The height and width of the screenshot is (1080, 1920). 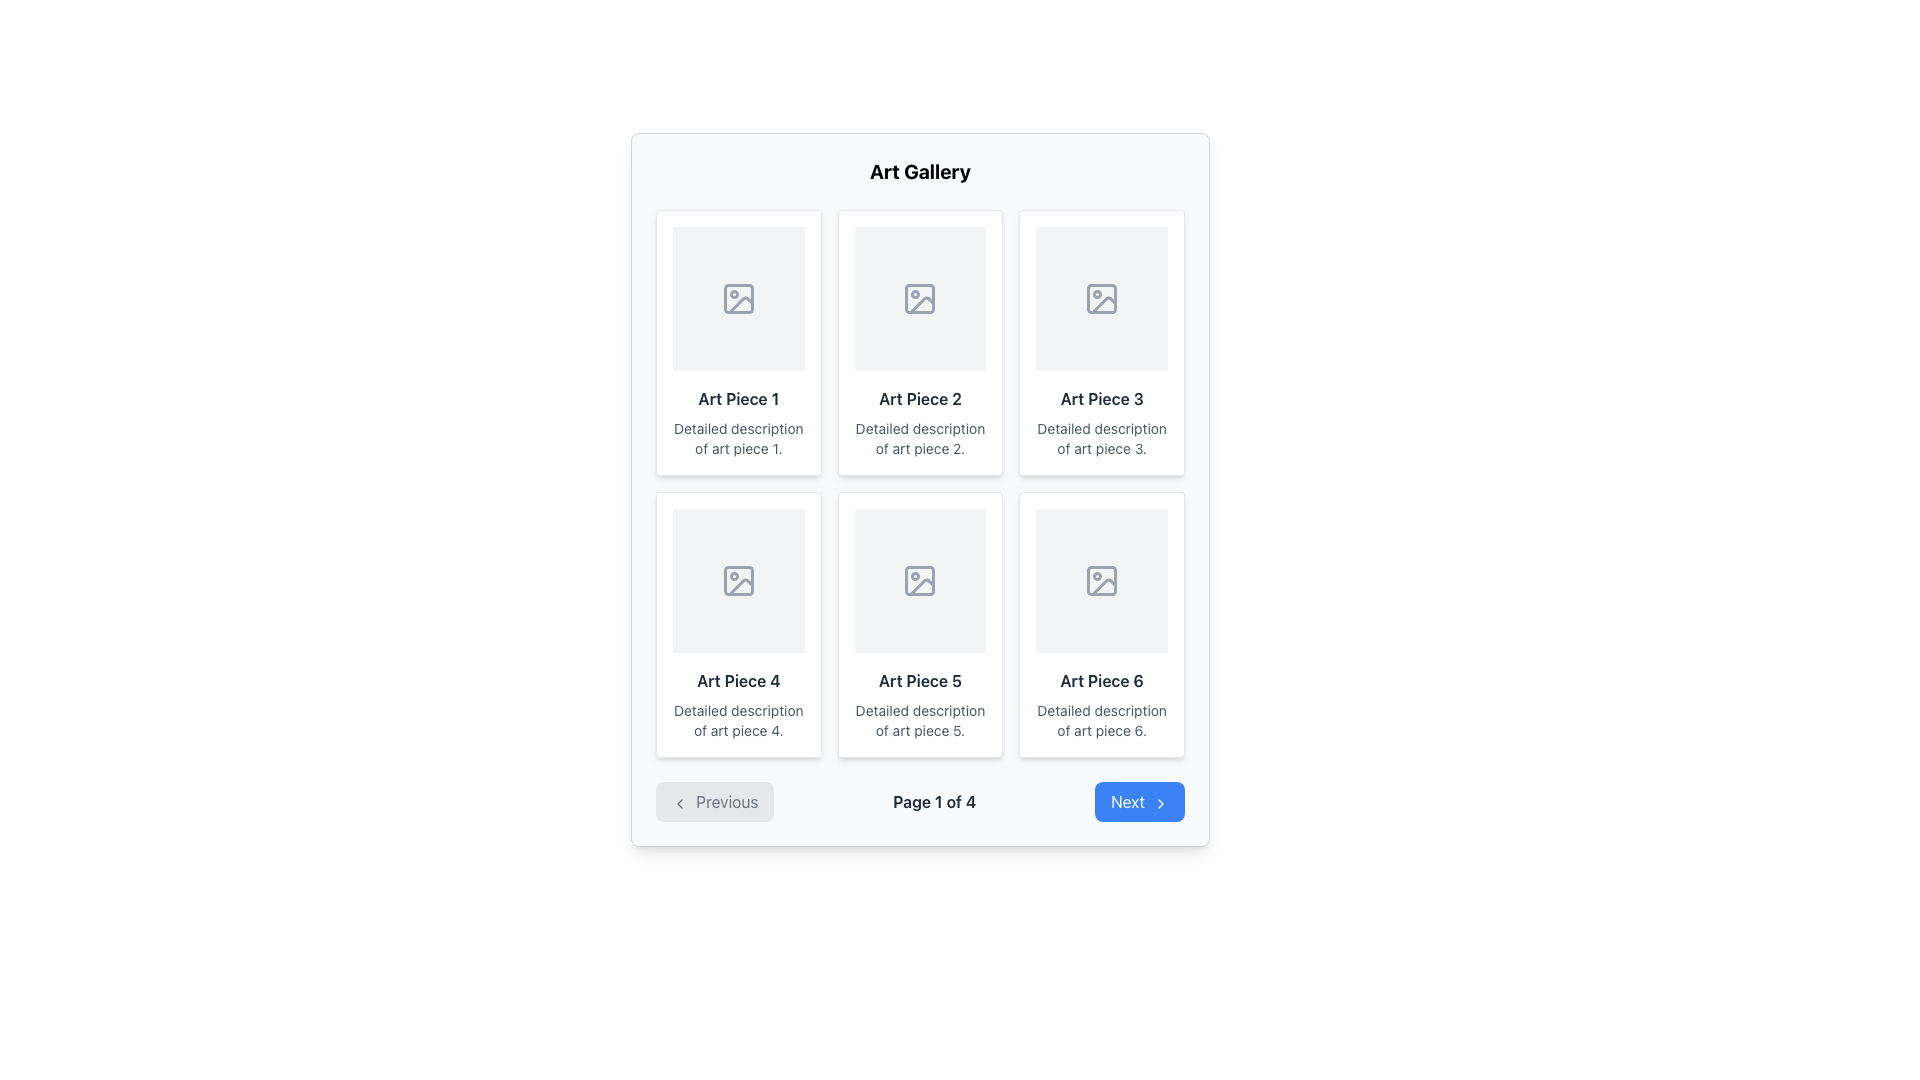 What do you see at coordinates (737, 581) in the screenshot?
I see `the rectangular element with rounded corners that is part of the icon in the fourth tile of the 2x3 grid layout on the 'Art Gallery' page` at bounding box center [737, 581].